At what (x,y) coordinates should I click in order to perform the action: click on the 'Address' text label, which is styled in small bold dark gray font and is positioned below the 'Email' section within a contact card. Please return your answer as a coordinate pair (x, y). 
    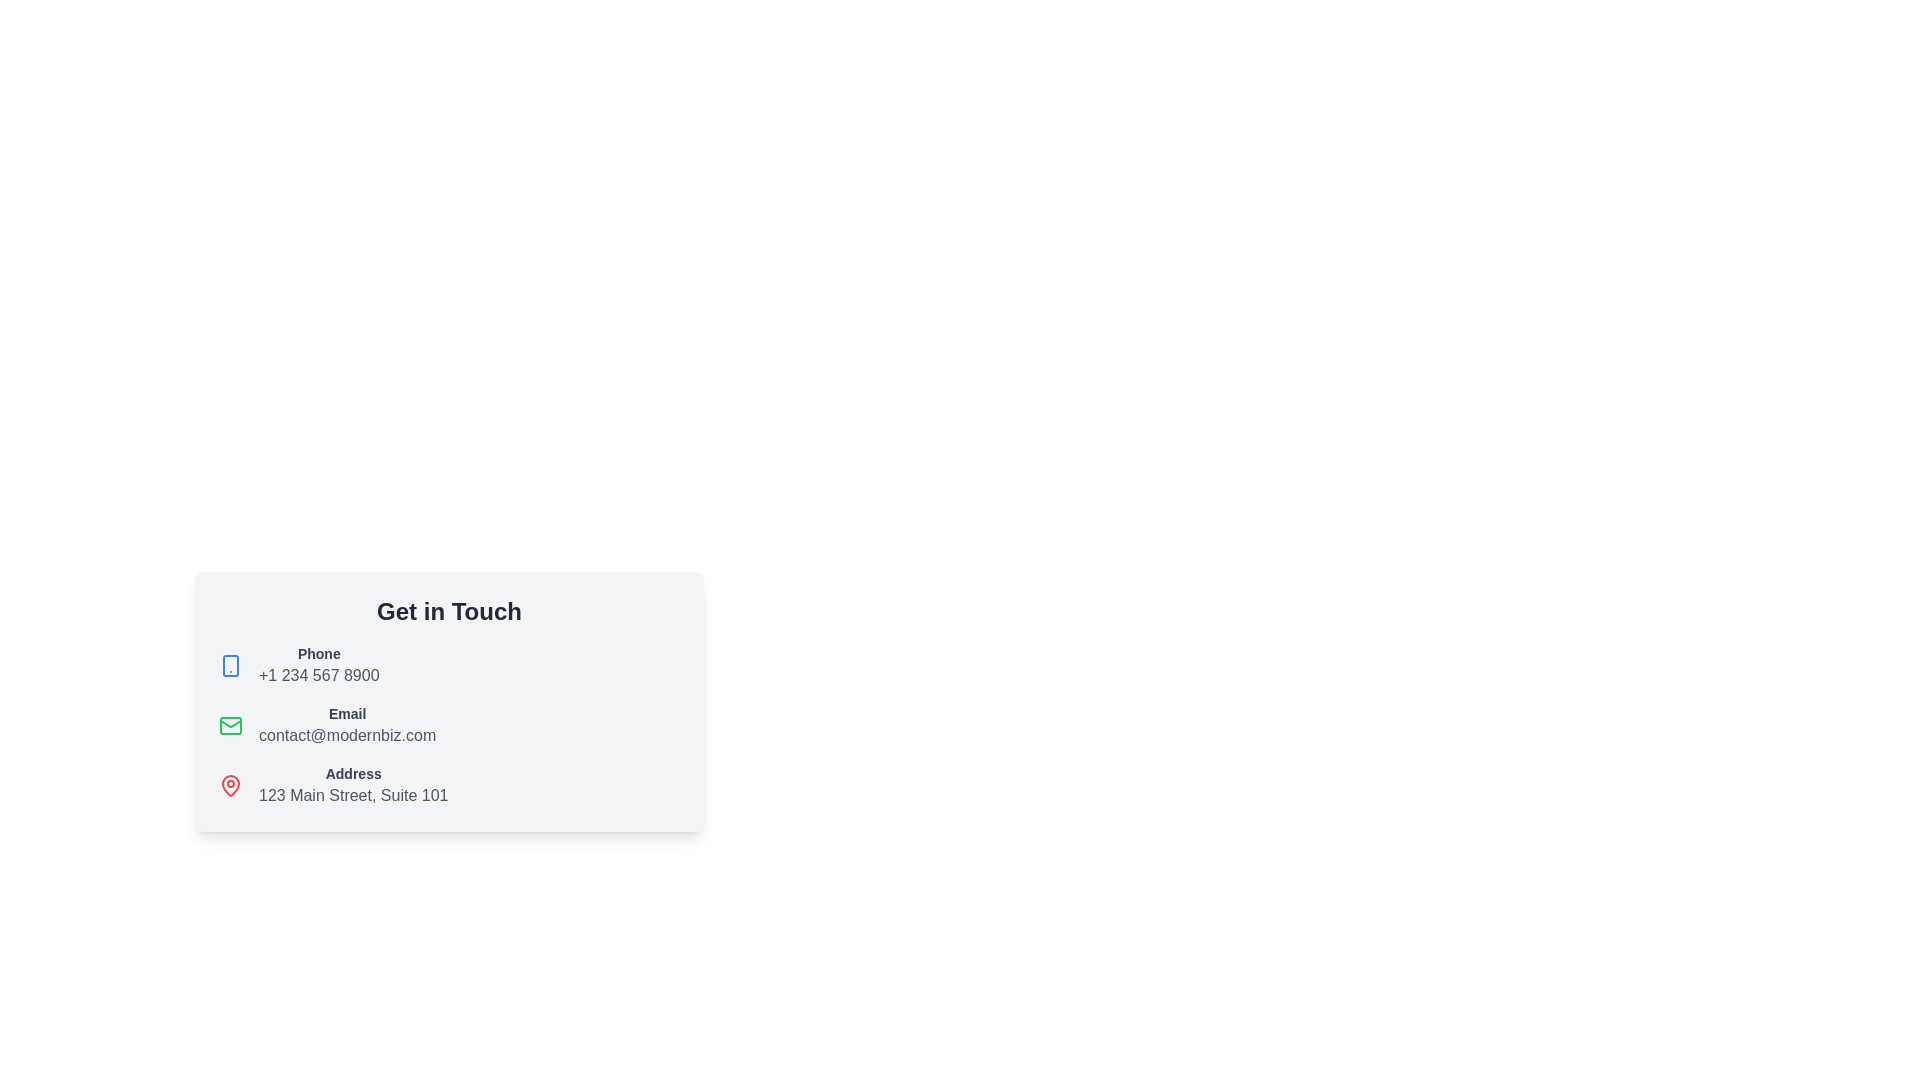
    Looking at the image, I should click on (353, 773).